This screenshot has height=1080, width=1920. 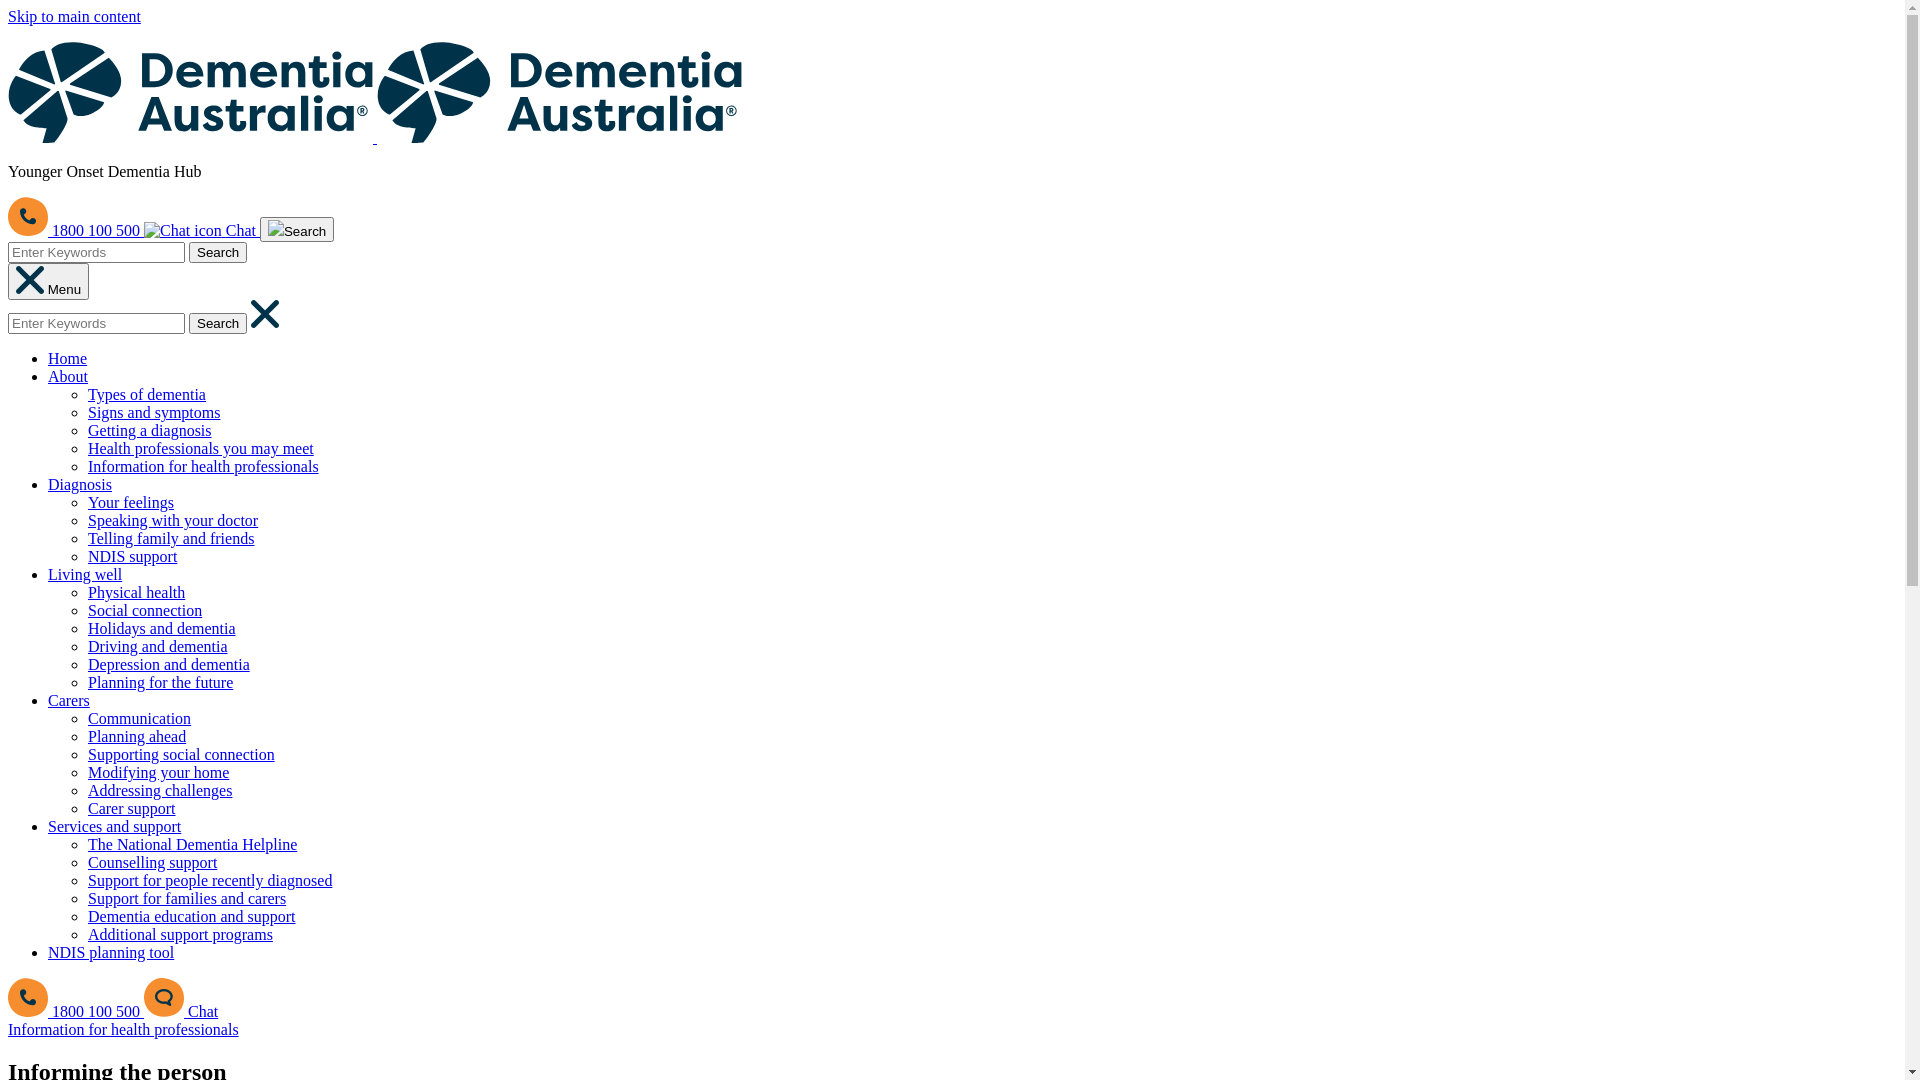 What do you see at coordinates (122, 1029) in the screenshot?
I see `'Information for health professionals'` at bounding box center [122, 1029].